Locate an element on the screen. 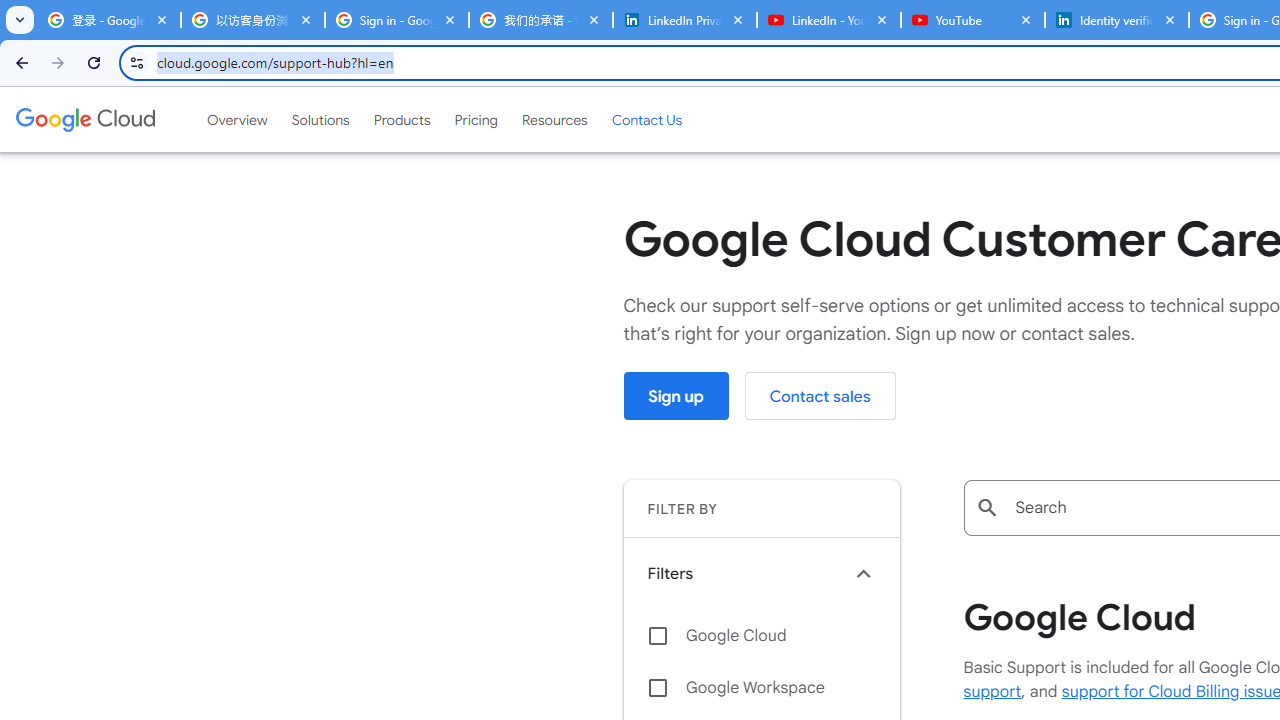 The height and width of the screenshot is (720, 1280). 'Solutions' is located at coordinates (320, 119).